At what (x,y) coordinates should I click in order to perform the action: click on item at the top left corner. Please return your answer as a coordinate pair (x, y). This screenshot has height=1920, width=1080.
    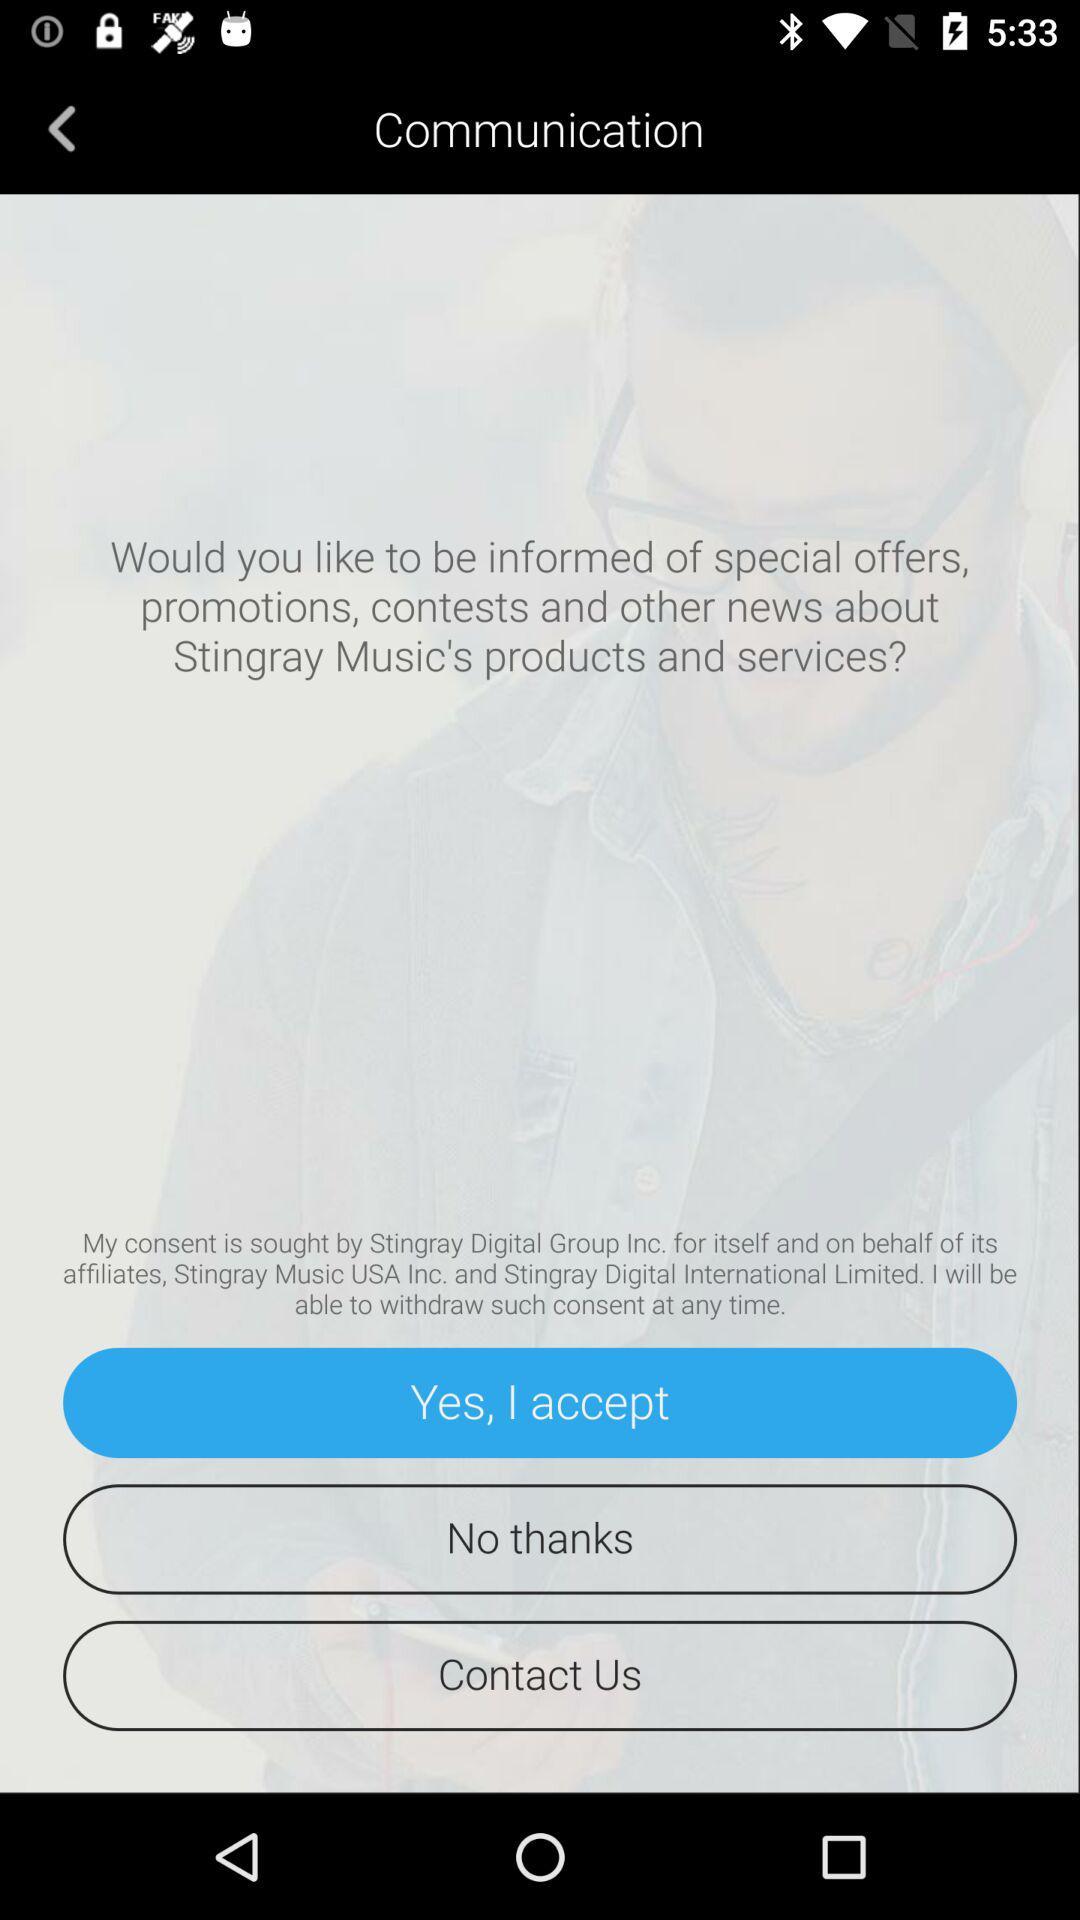
    Looking at the image, I should click on (61, 127).